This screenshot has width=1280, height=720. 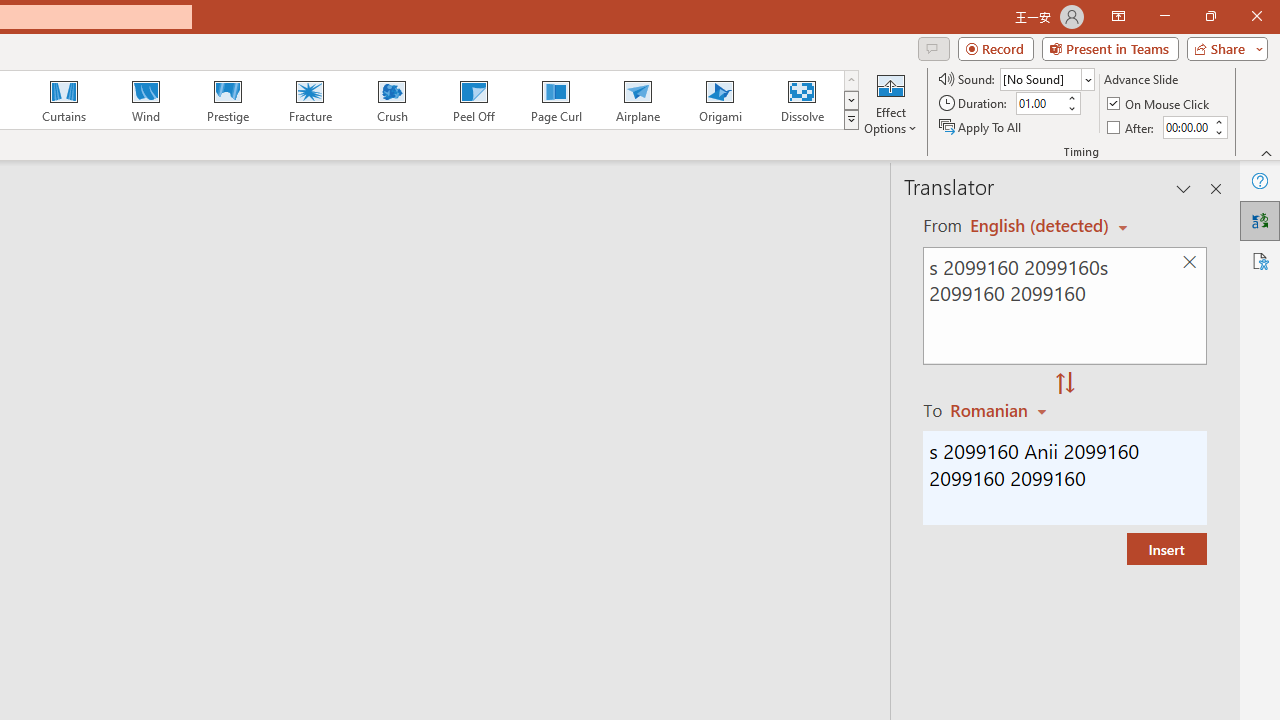 I want to click on 'After', so click(x=1132, y=127).